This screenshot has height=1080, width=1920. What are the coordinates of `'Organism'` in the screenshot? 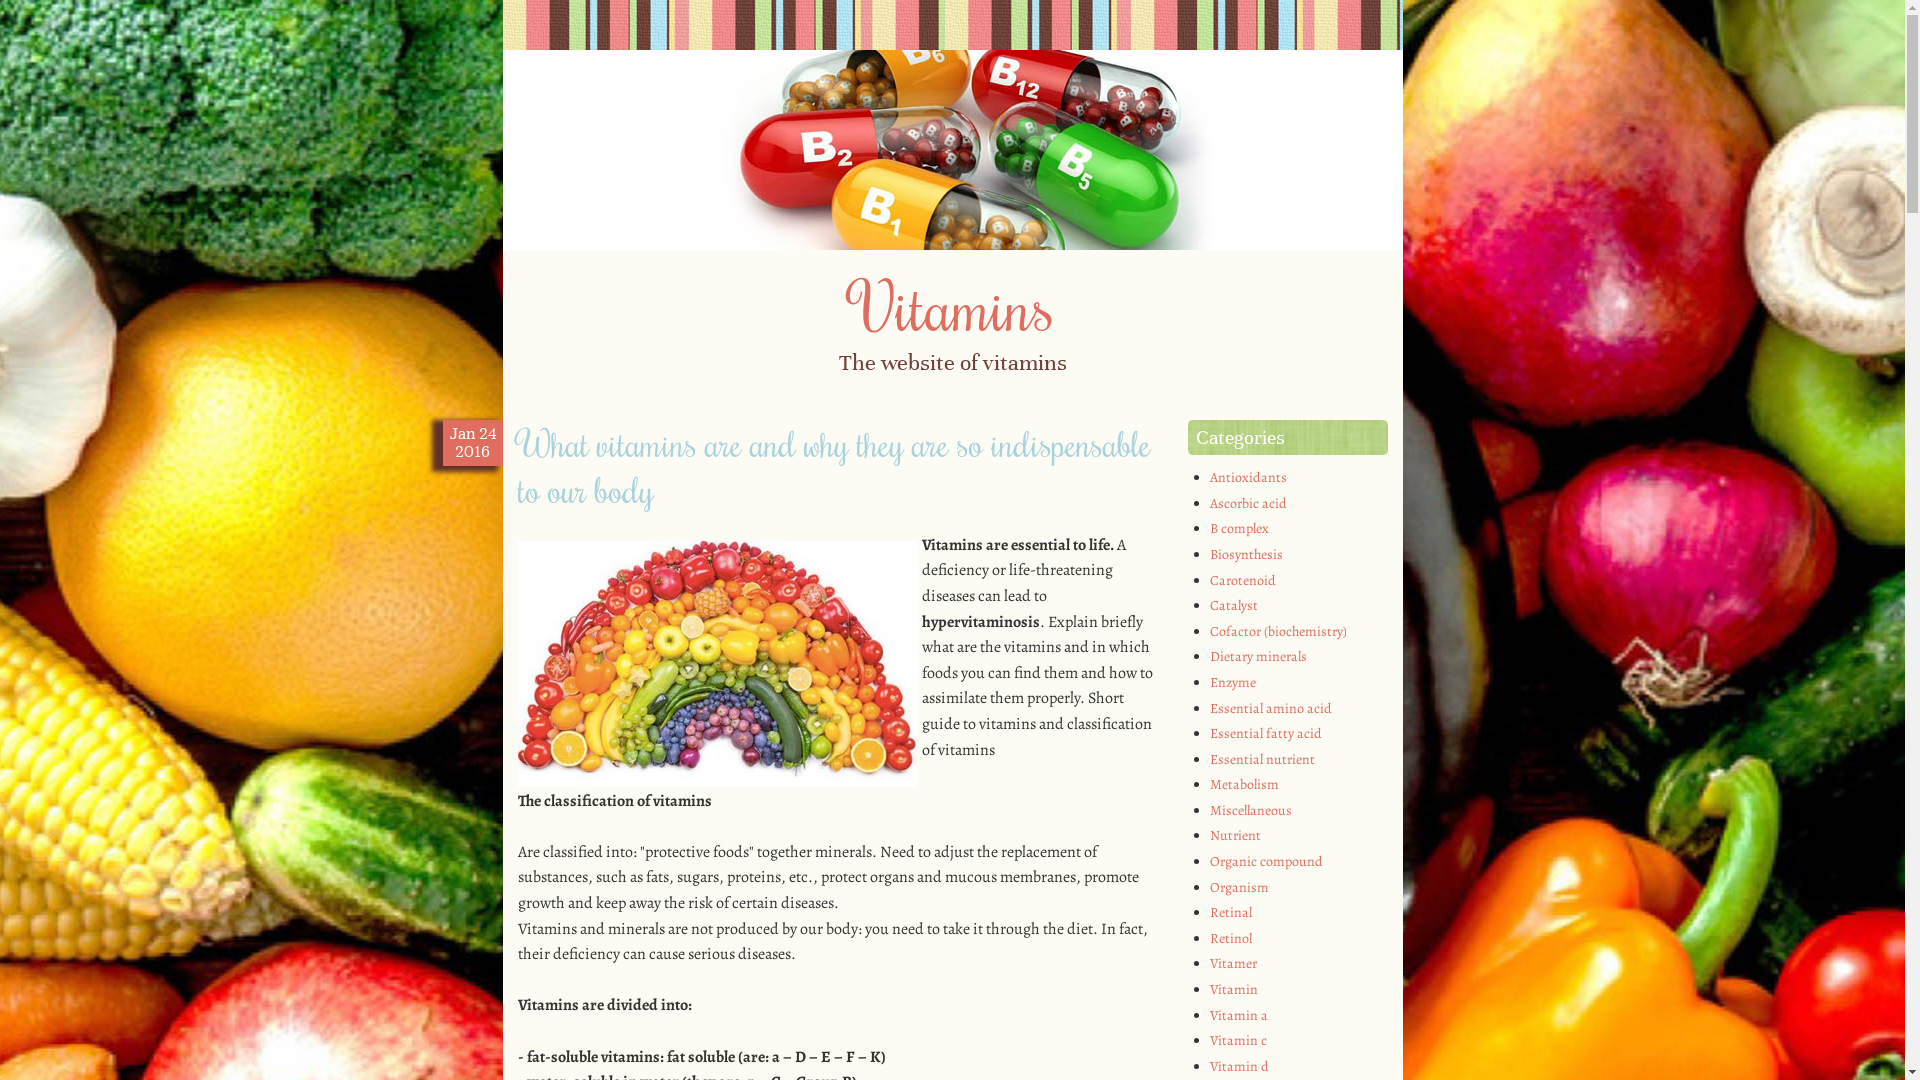 It's located at (1238, 886).